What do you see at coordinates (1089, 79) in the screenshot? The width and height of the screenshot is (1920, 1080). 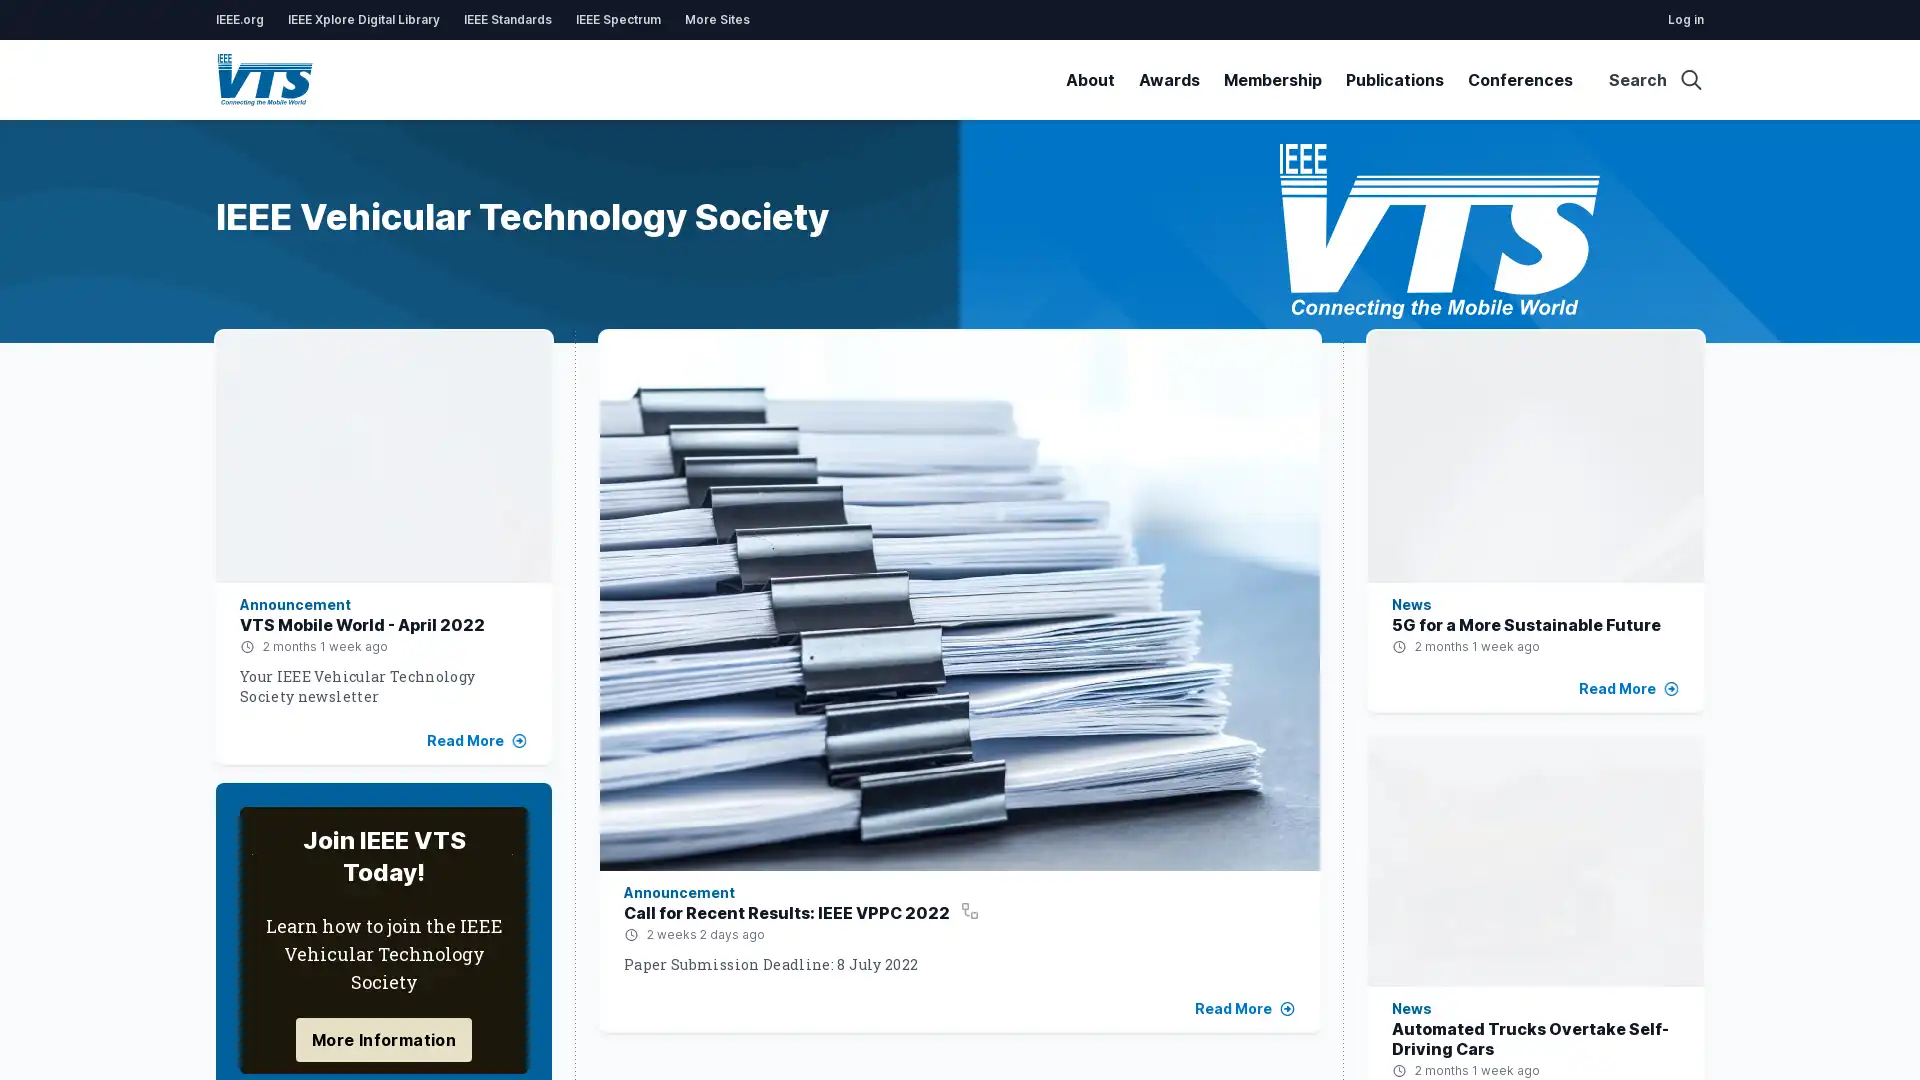 I see `About` at bounding box center [1089, 79].